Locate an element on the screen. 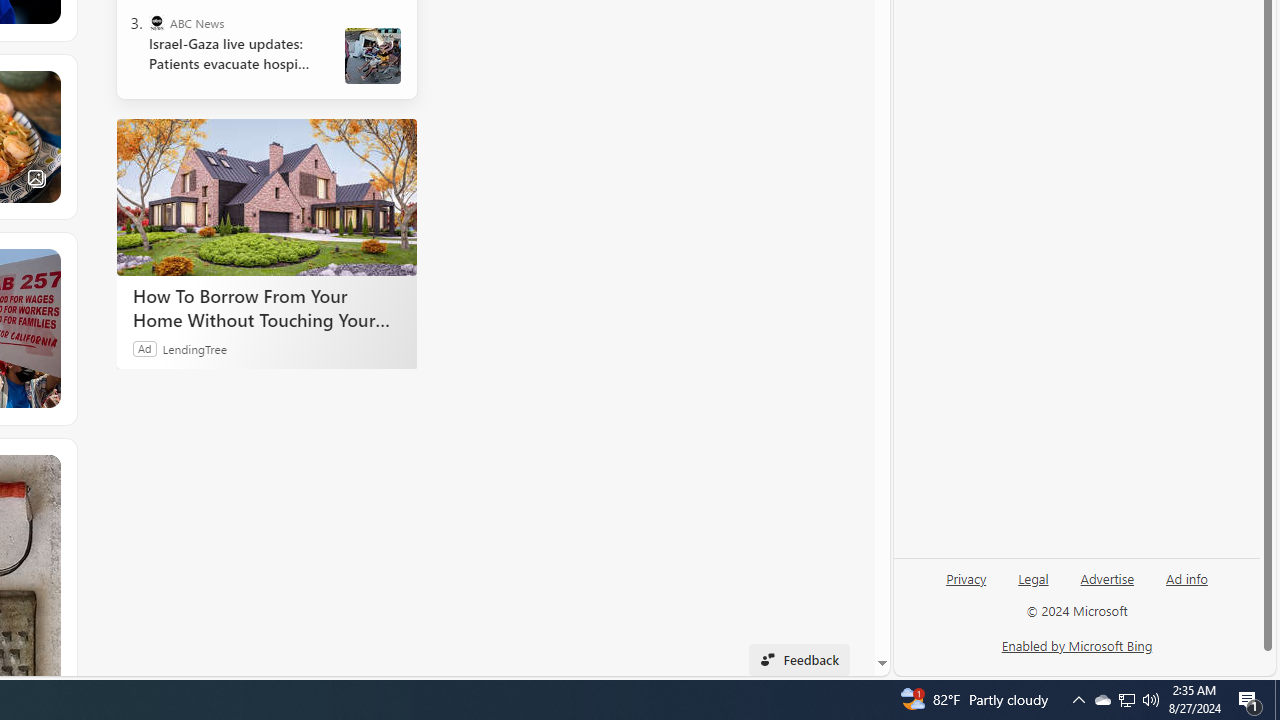 The image size is (1280, 720). 'ABC News' is located at coordinates (155, 23).